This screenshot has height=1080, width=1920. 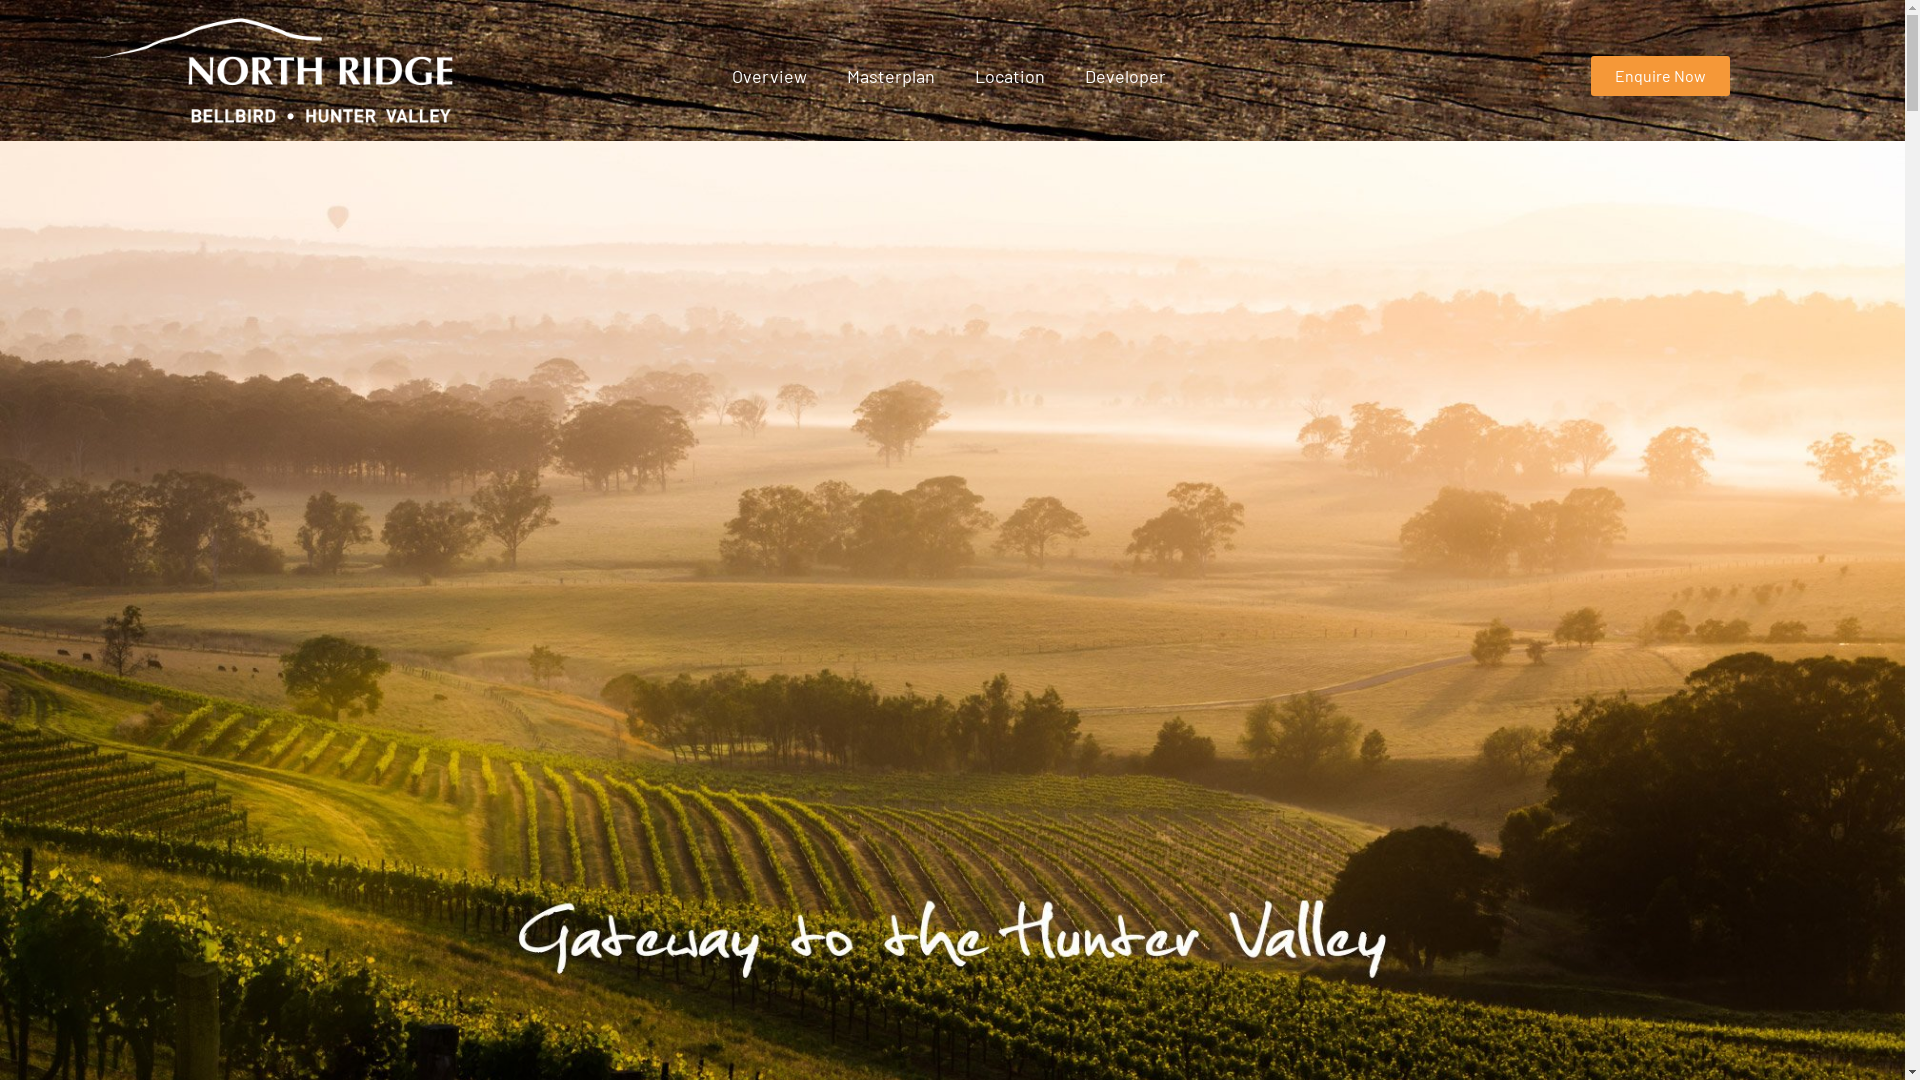 What do you see at coordinates (1660, 75) in the screenshot?
I see `'Enquire Now'` at bounding box center [1660, 75].